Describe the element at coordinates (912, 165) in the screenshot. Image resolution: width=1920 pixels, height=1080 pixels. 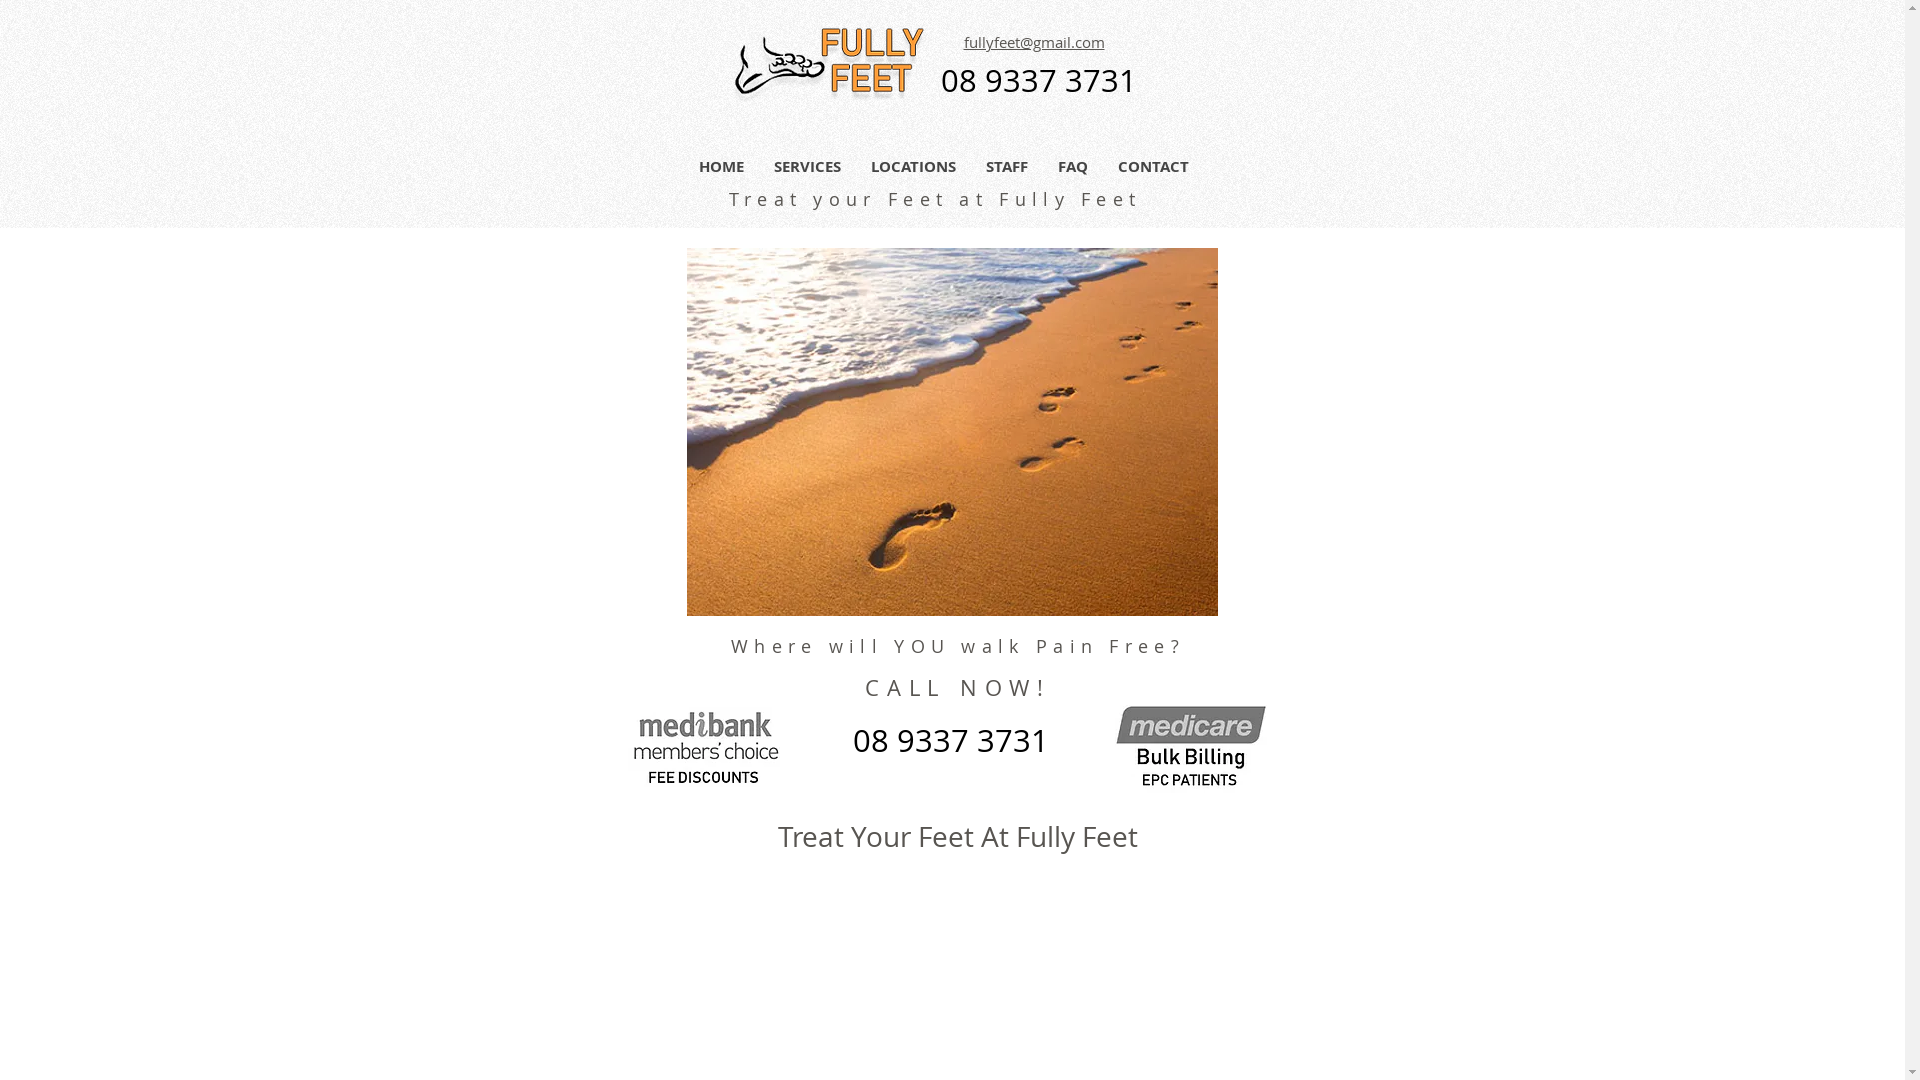
I see `'LOCATIONS'` at that location.